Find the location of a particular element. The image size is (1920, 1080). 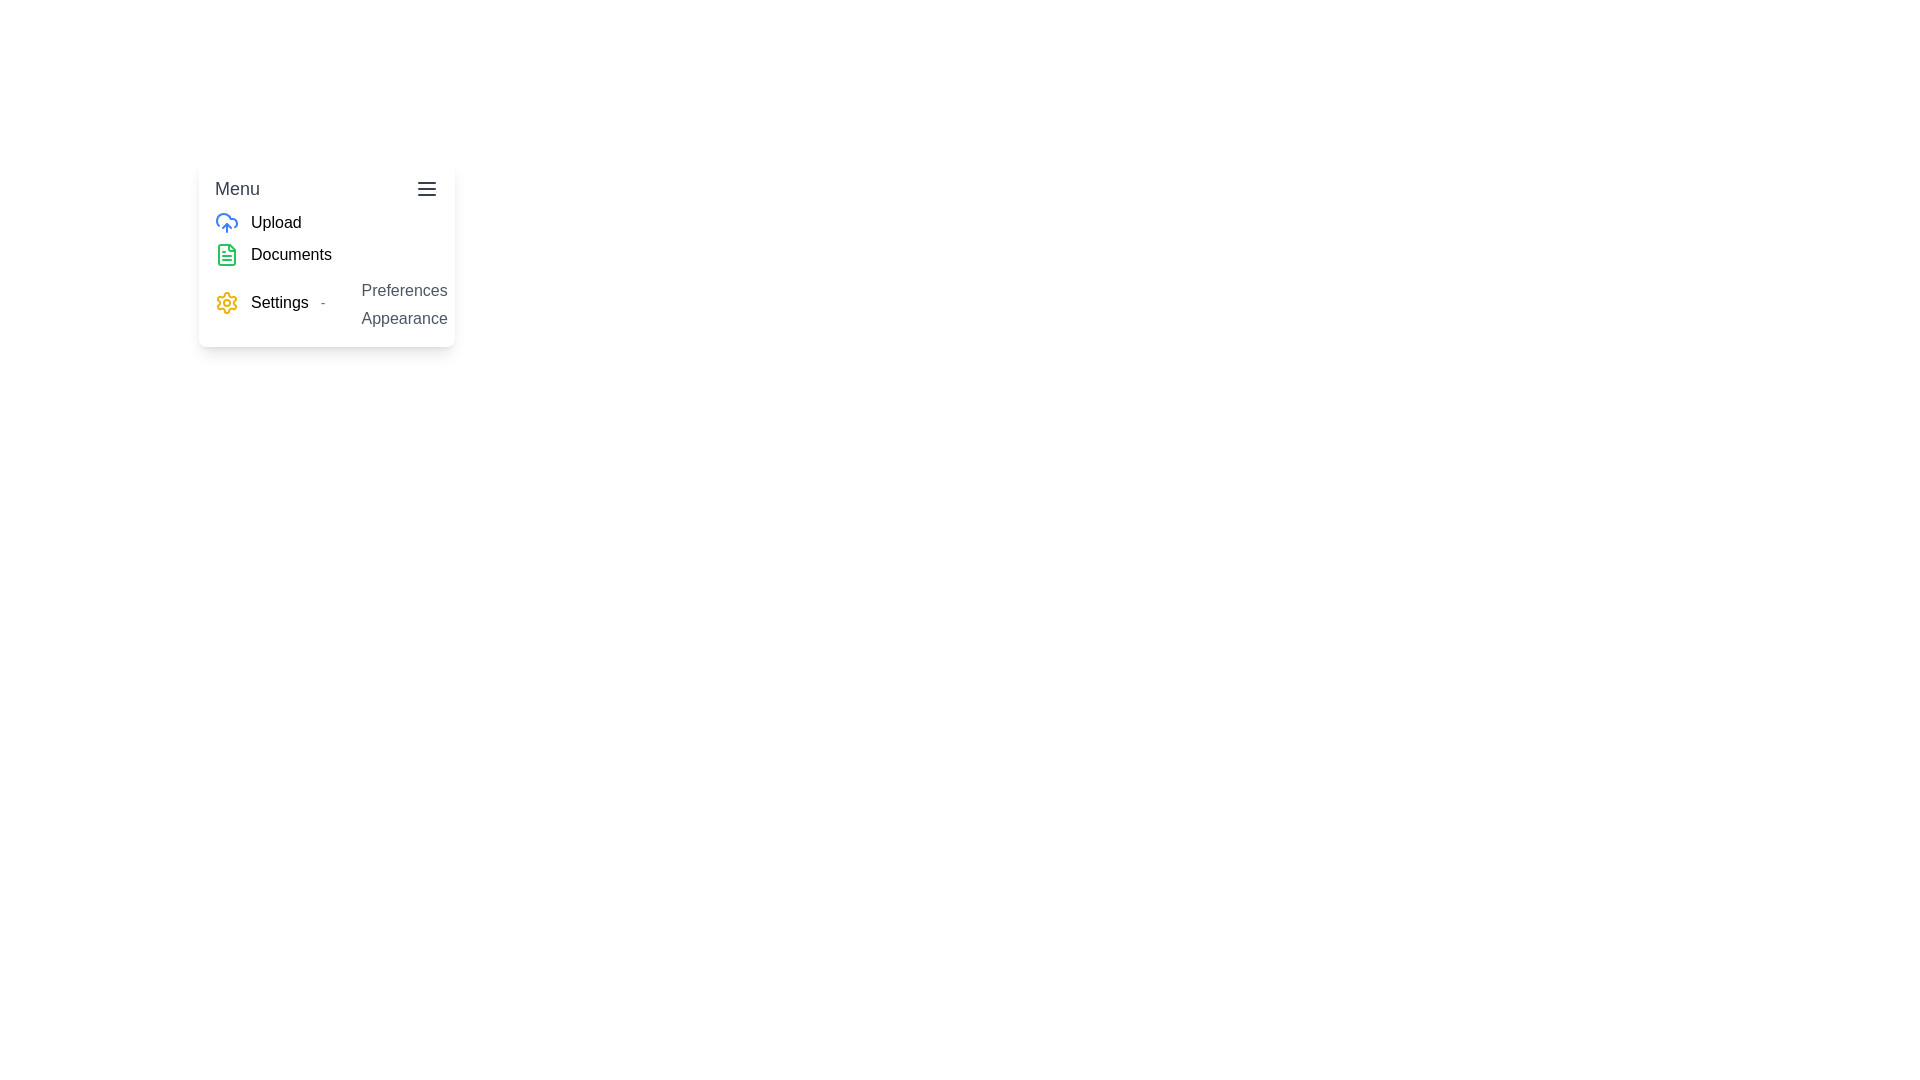

the 'Appearance' text label in the menu that appears below 'Preferences', which changes color on hover is located at coordinates (403, 318).